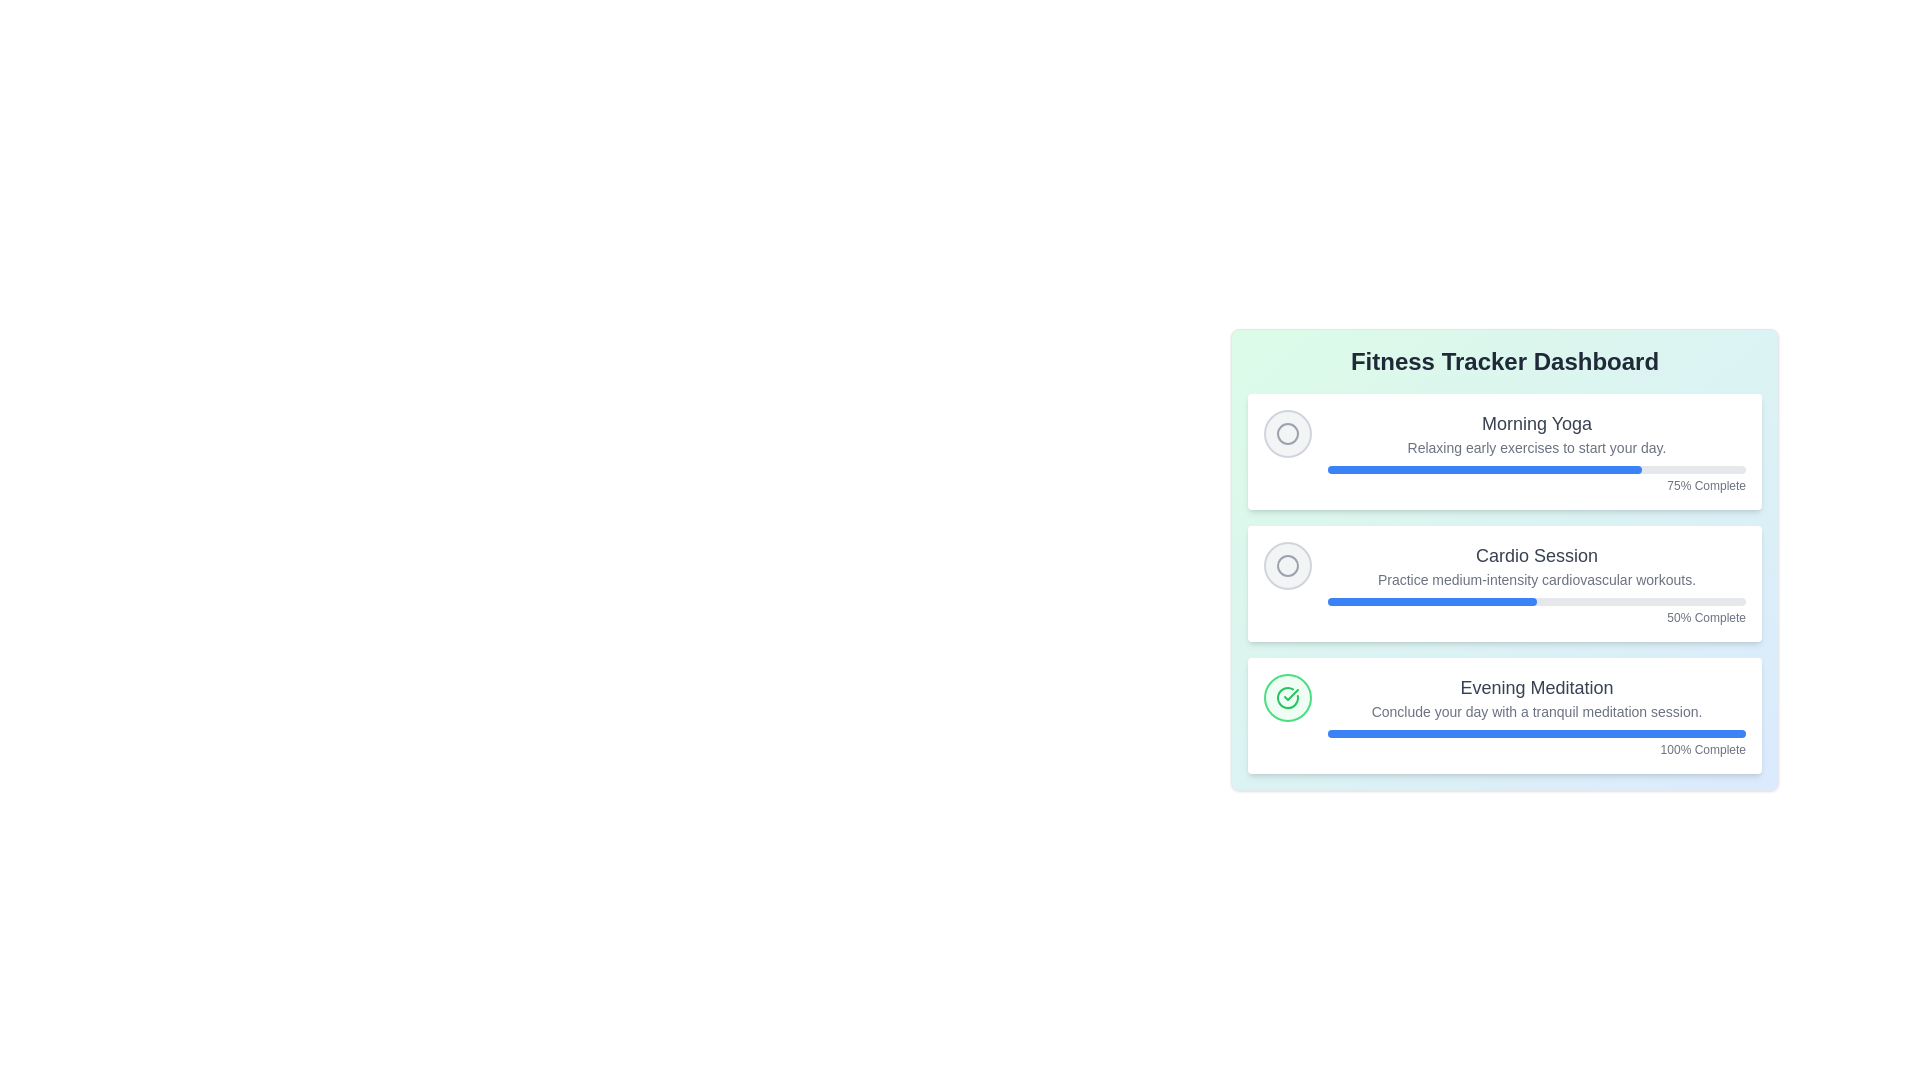 This screenshot has width=1920, height=1080. What do you see at coordinates (1535, 733) in the screenshot?
I see `the Progress bar that indicates the completion of 'Evening Meditation' in the 'Fitness Tracker Dashboard', which is located below the descriptive text and above the '100% Complete' label` at bounding box center [1535, 733].